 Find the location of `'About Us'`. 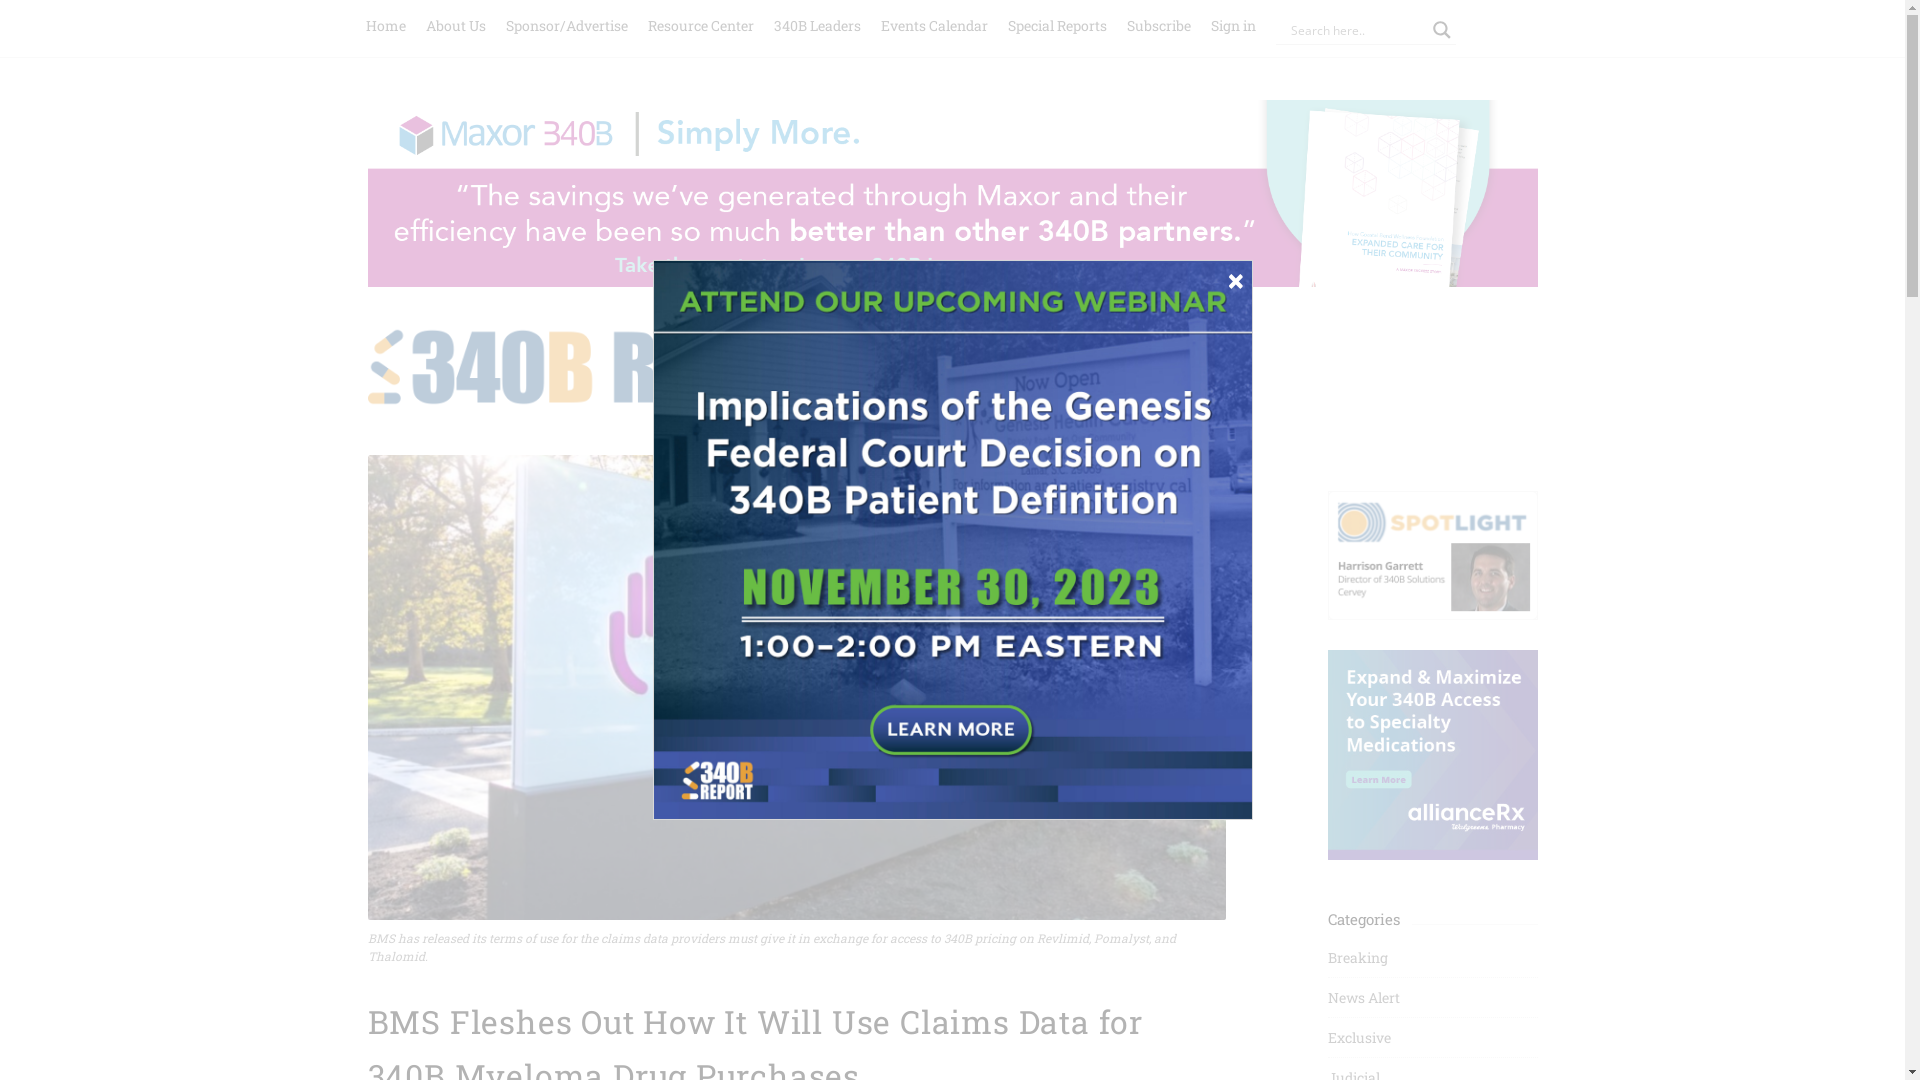

'About Us' is located at coordinates (455, 24).